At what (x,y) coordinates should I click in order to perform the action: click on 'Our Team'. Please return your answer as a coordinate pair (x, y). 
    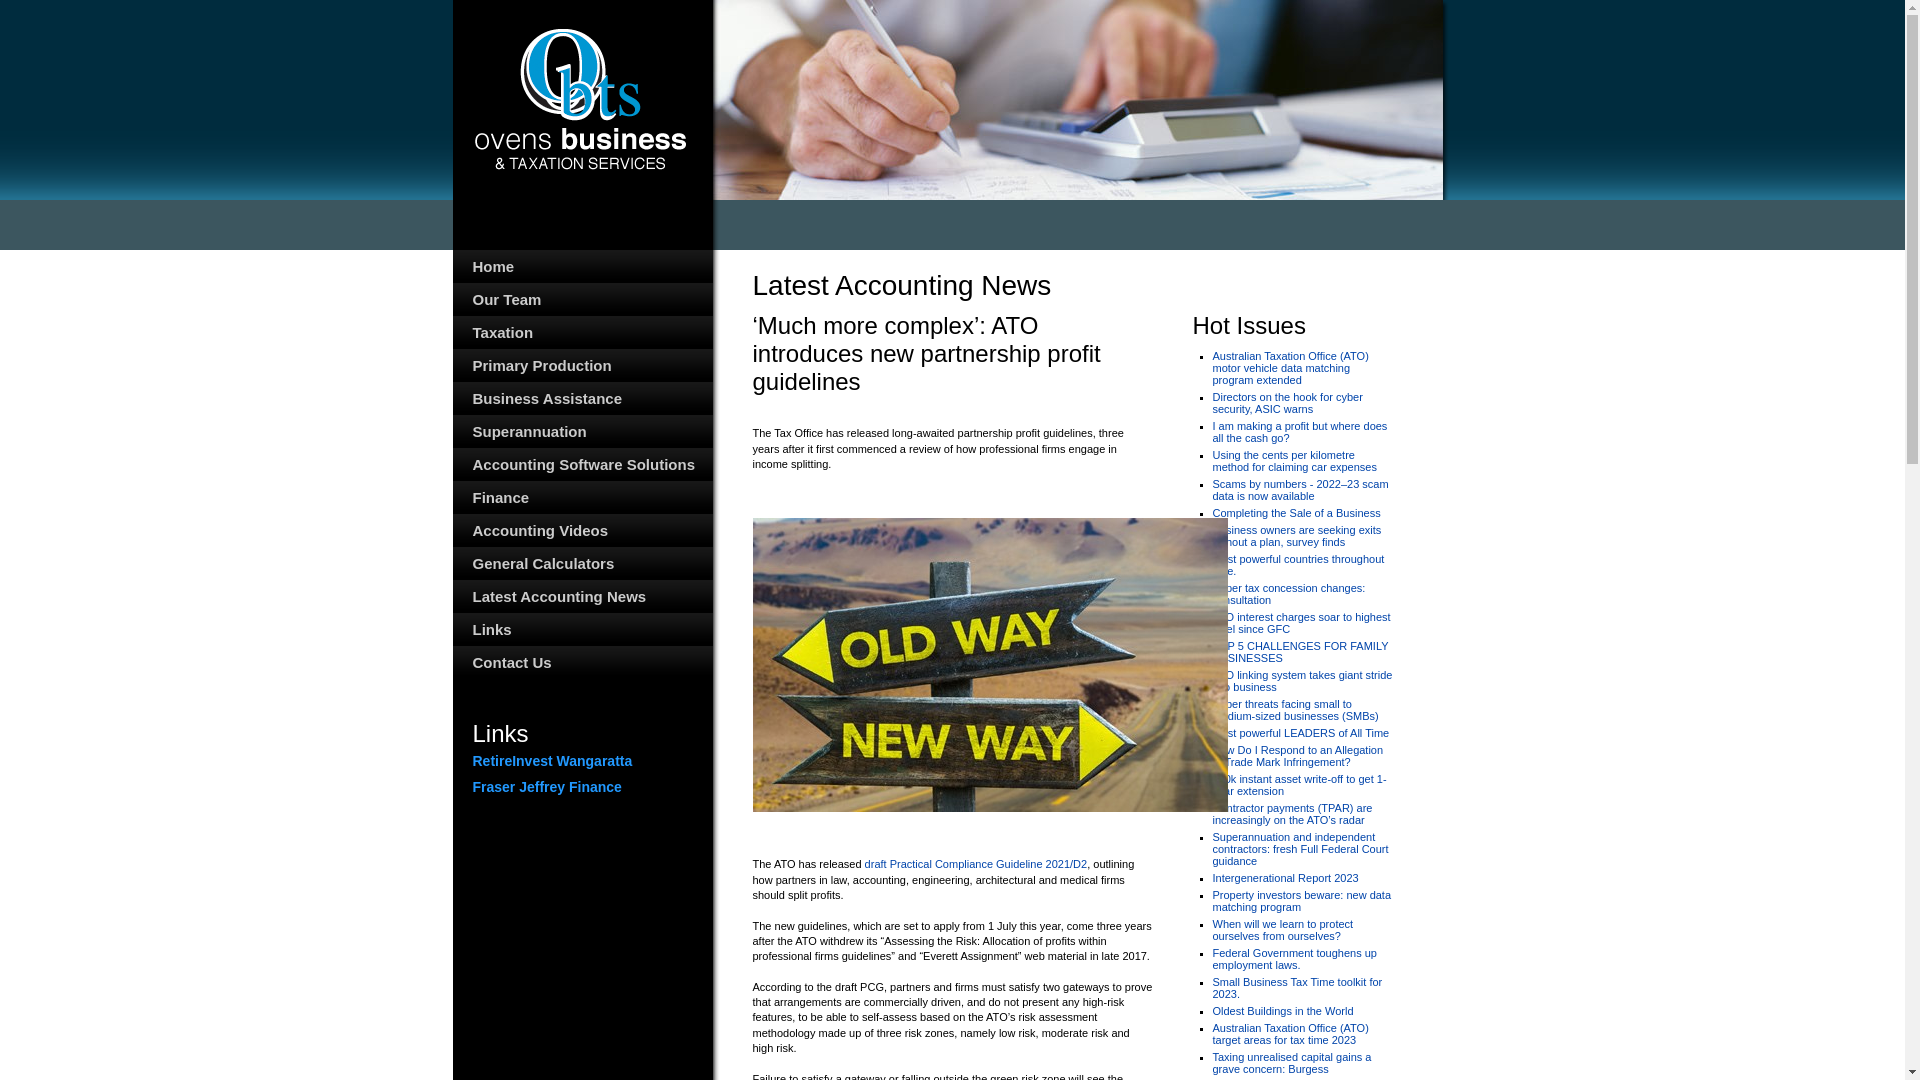
    Looking at the image, I should click on (580, 299).